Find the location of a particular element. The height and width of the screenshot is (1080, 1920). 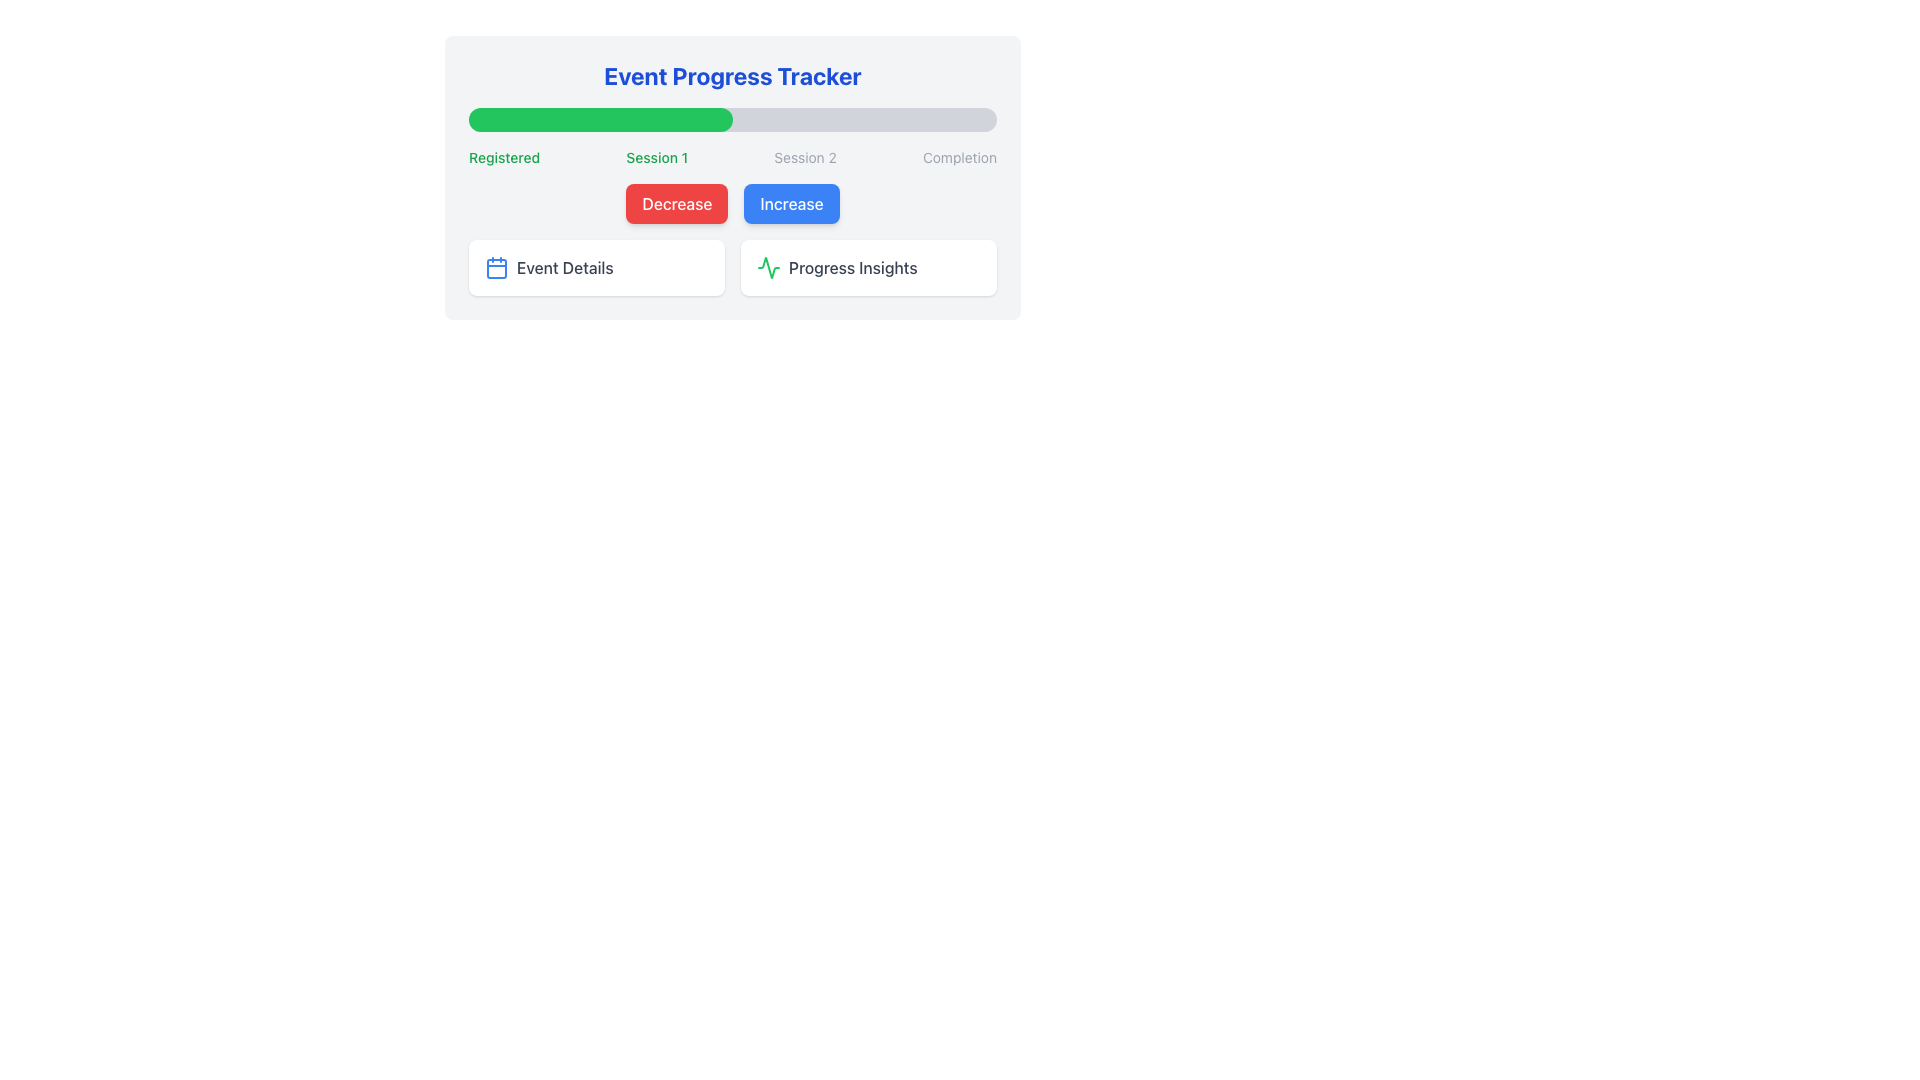

the green text label reading 'Session 1', which is the second label in a horizontal row of four labels located under a progress bar is located at coordinates (657, 157).